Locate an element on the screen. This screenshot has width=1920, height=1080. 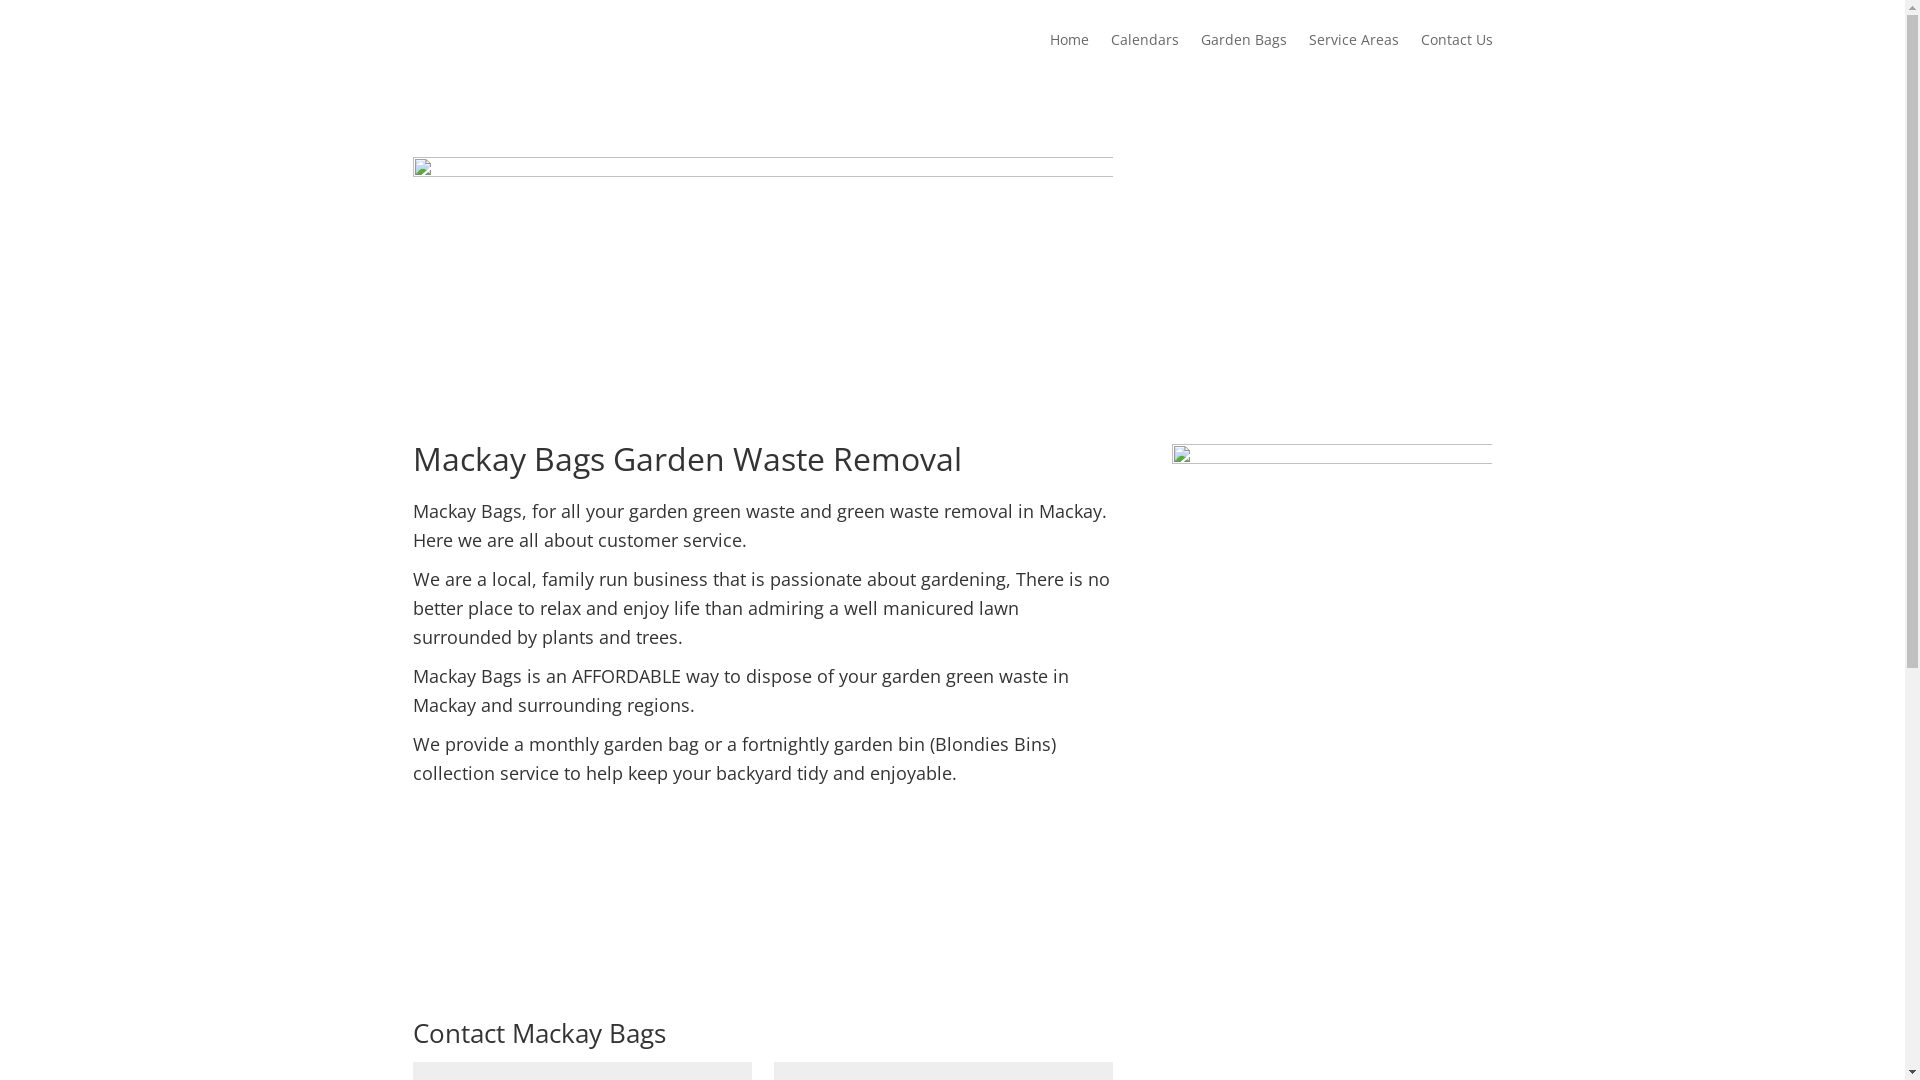
'Contact Us' is located at coordinates (1419, 53).